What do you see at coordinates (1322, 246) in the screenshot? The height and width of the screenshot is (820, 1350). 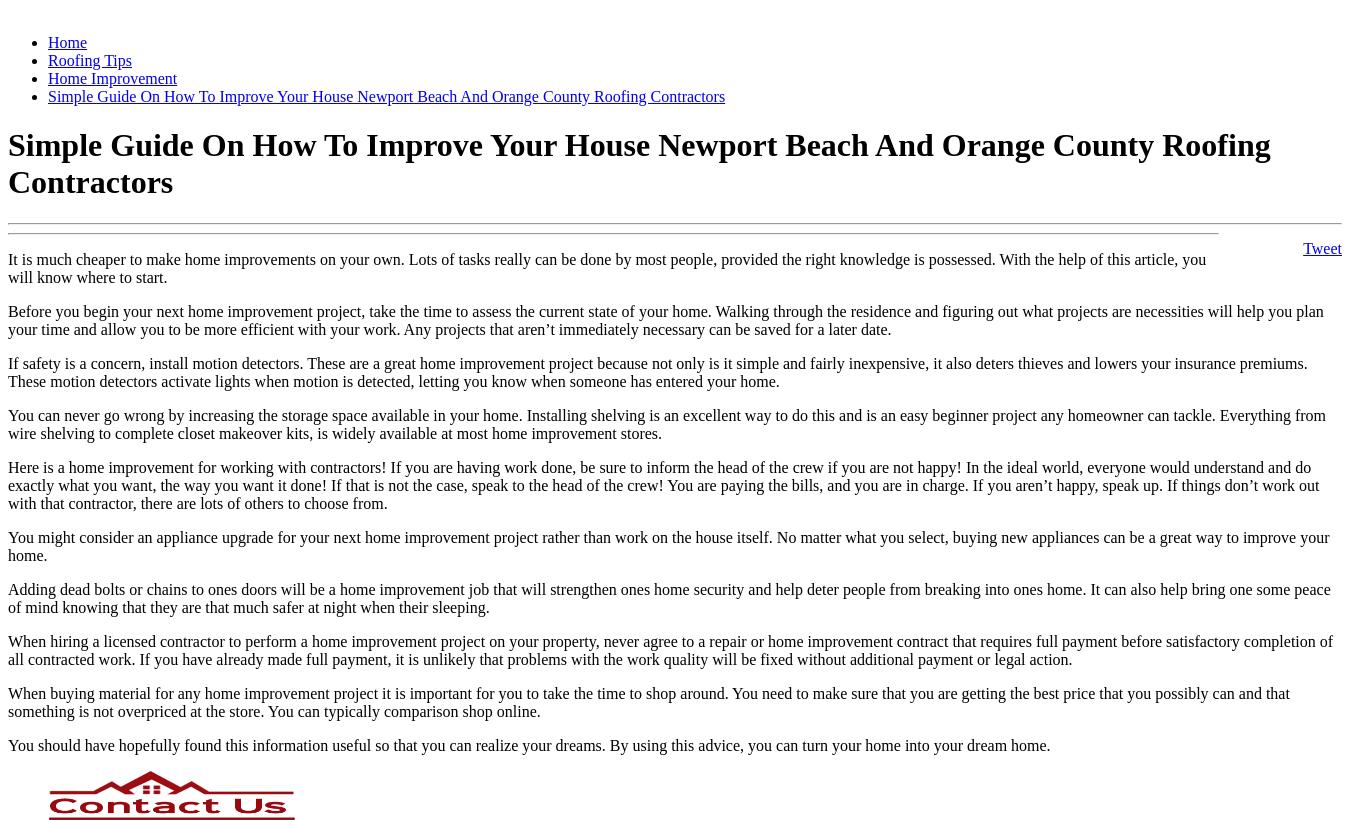 I see `'Tweet'` at bounding box center [1322, 246].